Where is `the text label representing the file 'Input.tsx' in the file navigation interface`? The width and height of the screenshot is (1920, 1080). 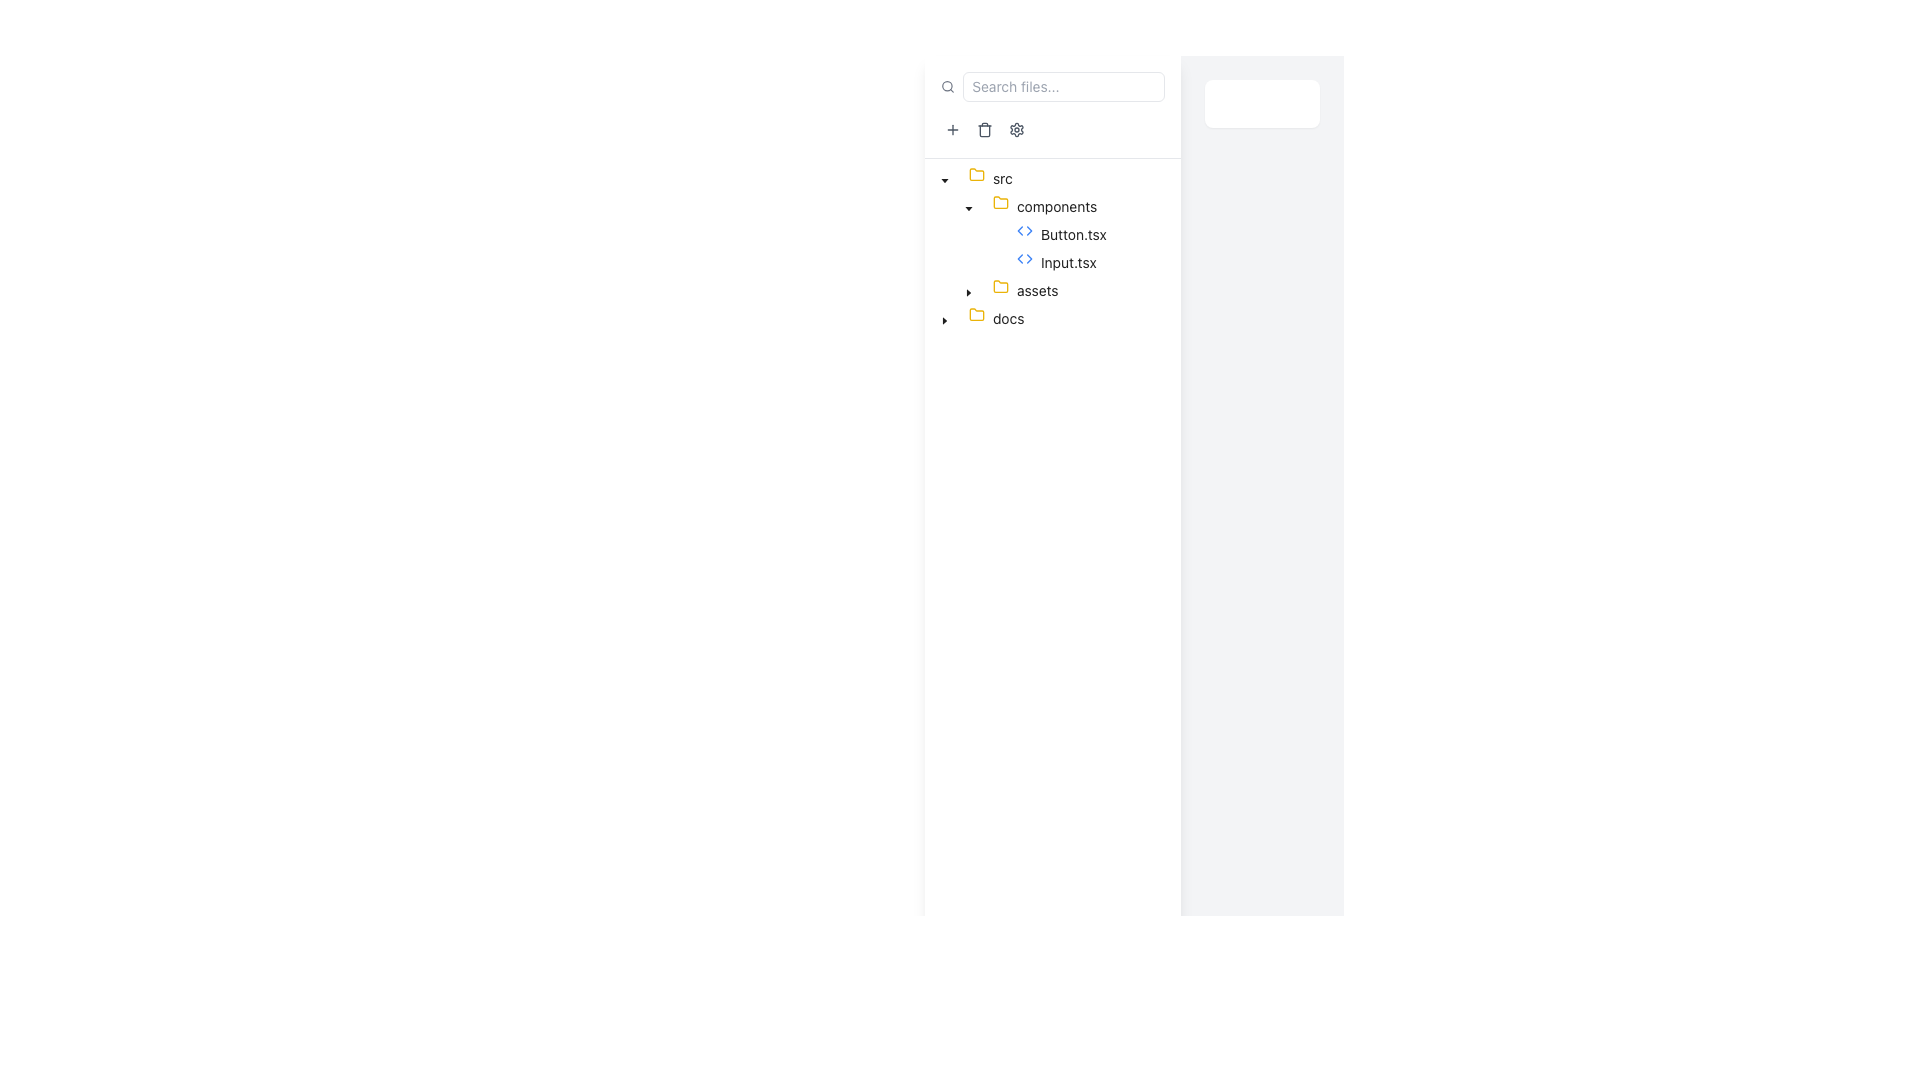 the text label representing the file 'Input.tsx' in the file navigation interface is located at coordinates (1067, 261).